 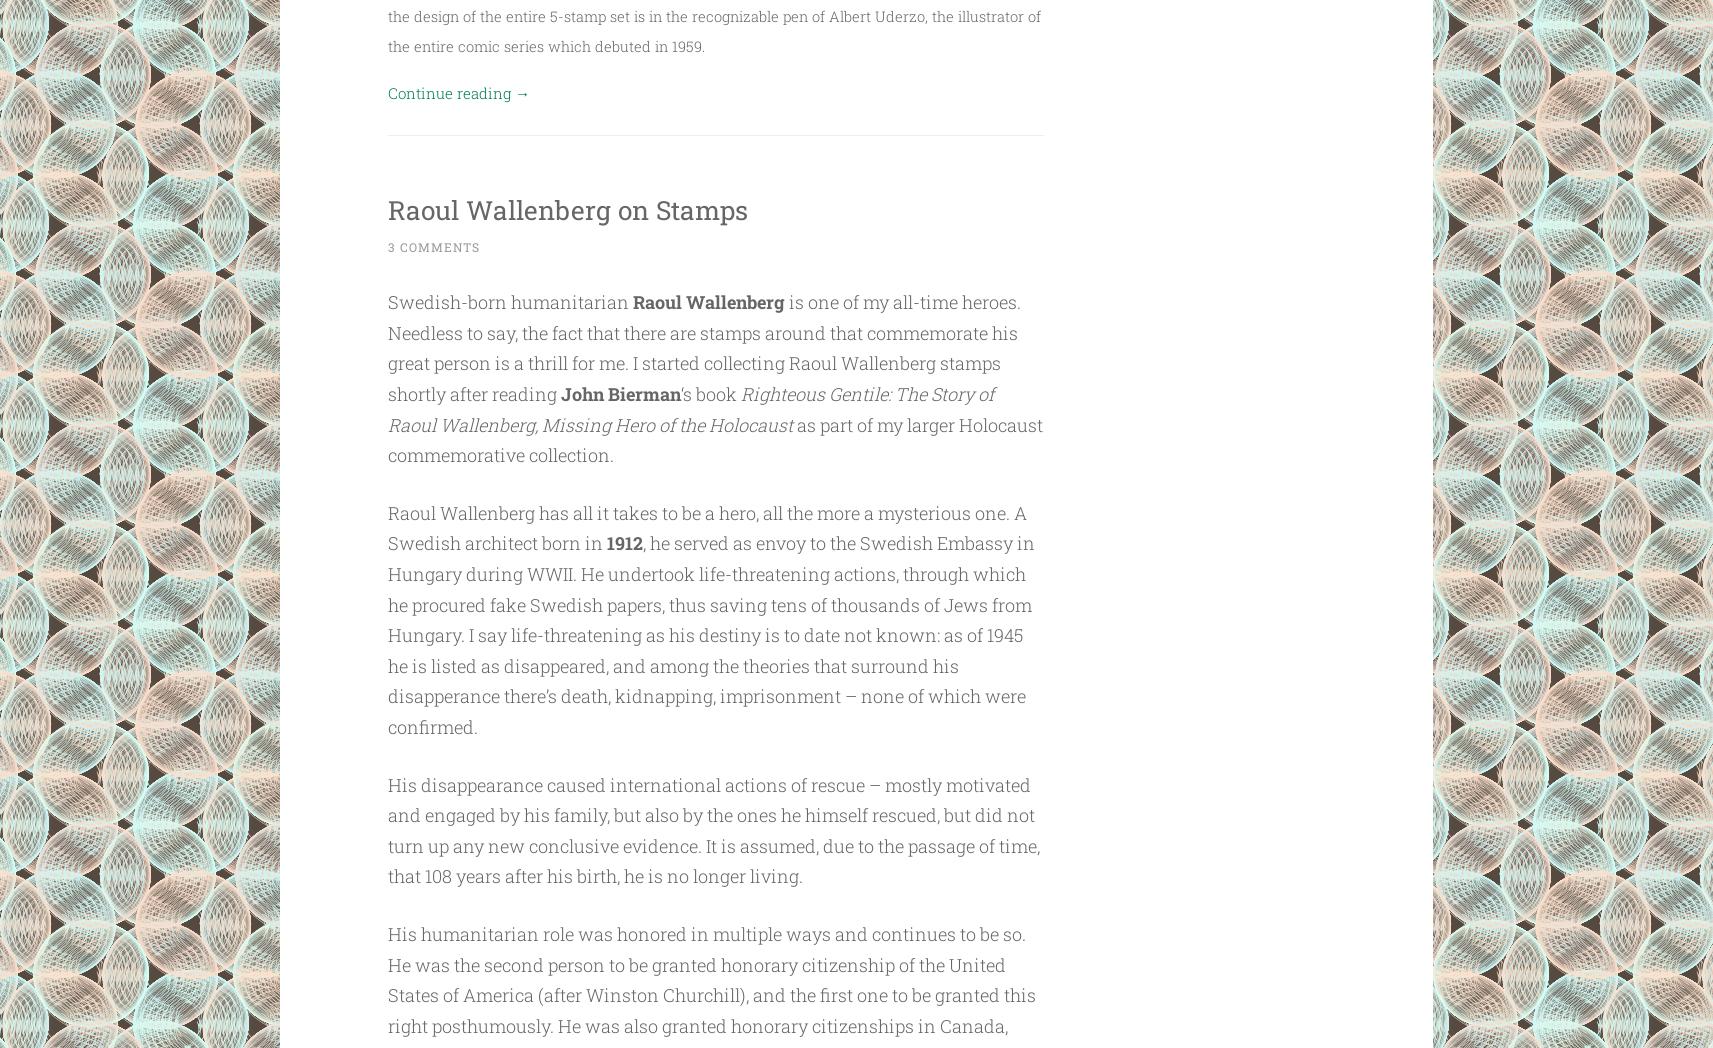 What do you see at coordinates (386, 205) in the screenshot?
I see `'Raoul Wallenberg on Stamps'` at bounding box center [386, 205].